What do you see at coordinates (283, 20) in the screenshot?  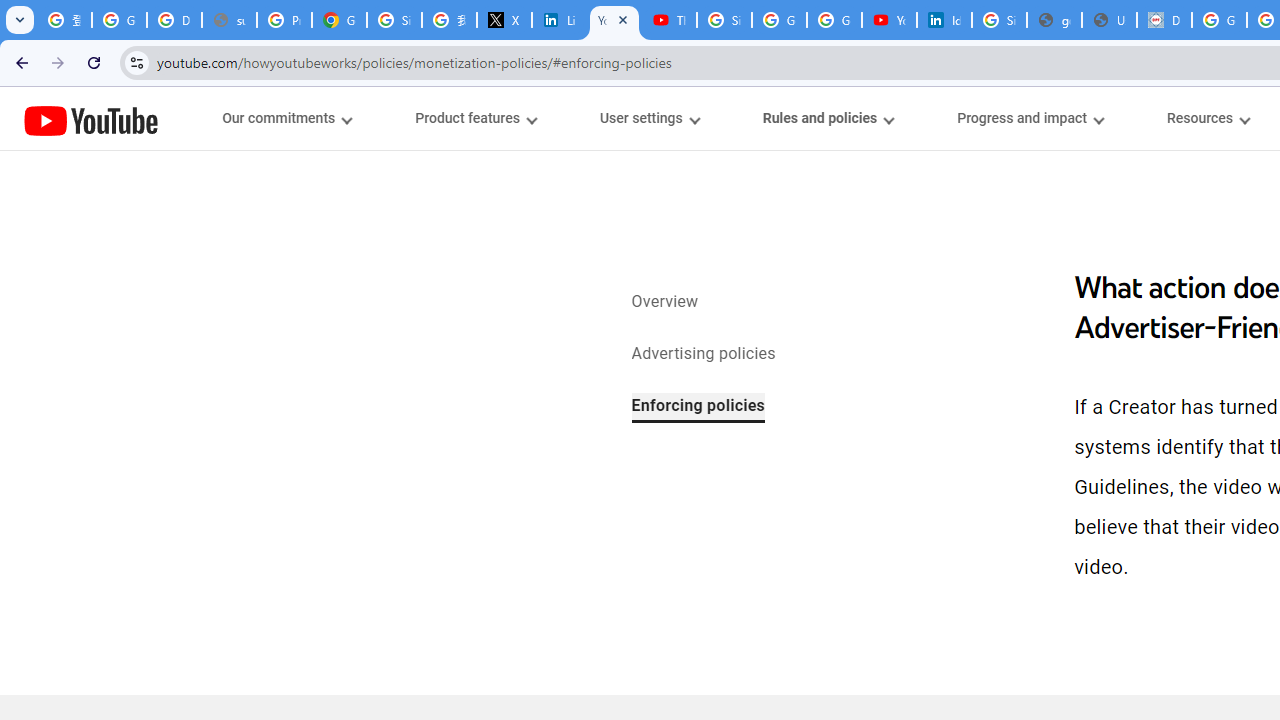 I see `'Privacy Help Center - Policies Help'` at bounding box center [283, 20].